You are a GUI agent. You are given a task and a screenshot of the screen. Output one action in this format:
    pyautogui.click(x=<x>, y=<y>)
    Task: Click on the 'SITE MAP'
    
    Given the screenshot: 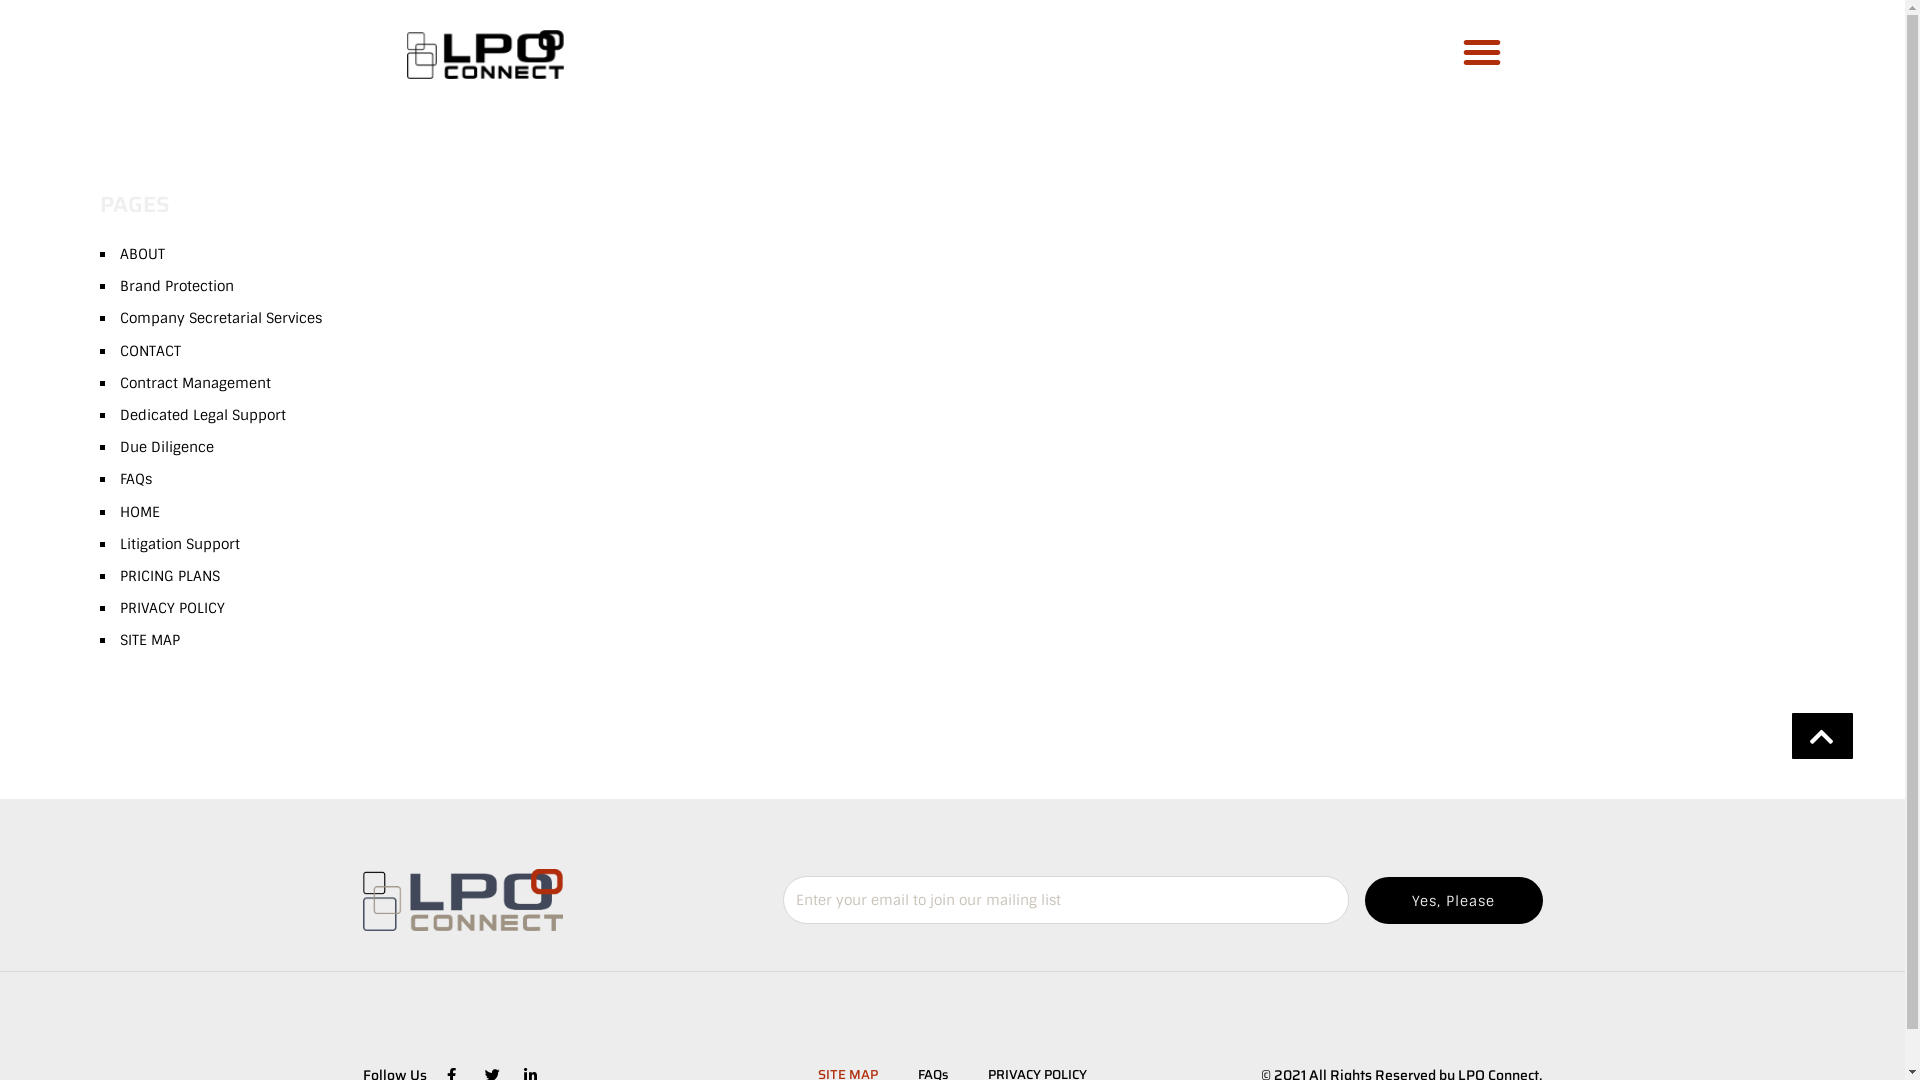 What is the action you would take?
    pyautogui.click(x=119, y=640)
    